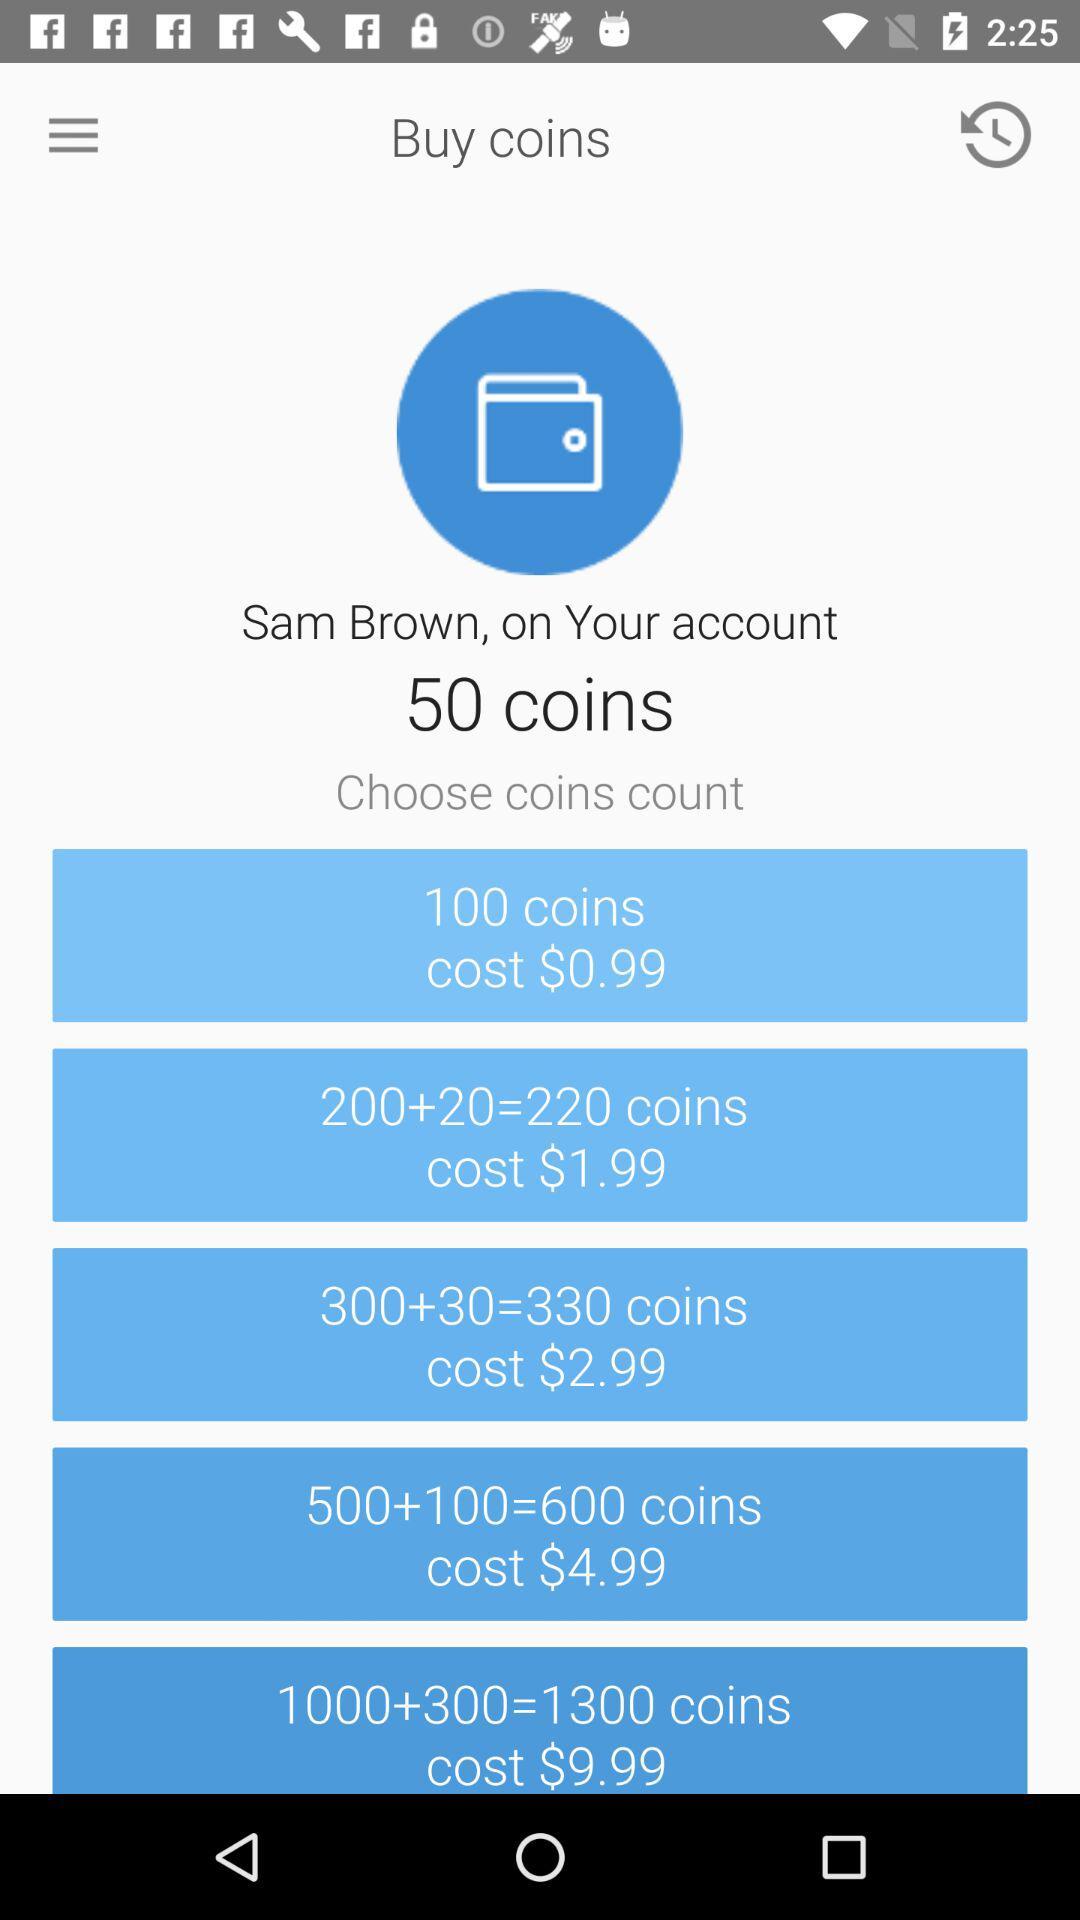  What do you see at coordinates (72, 135) in the screenshot?
I see `item at the top left corner` at bounding box center [72, 135].